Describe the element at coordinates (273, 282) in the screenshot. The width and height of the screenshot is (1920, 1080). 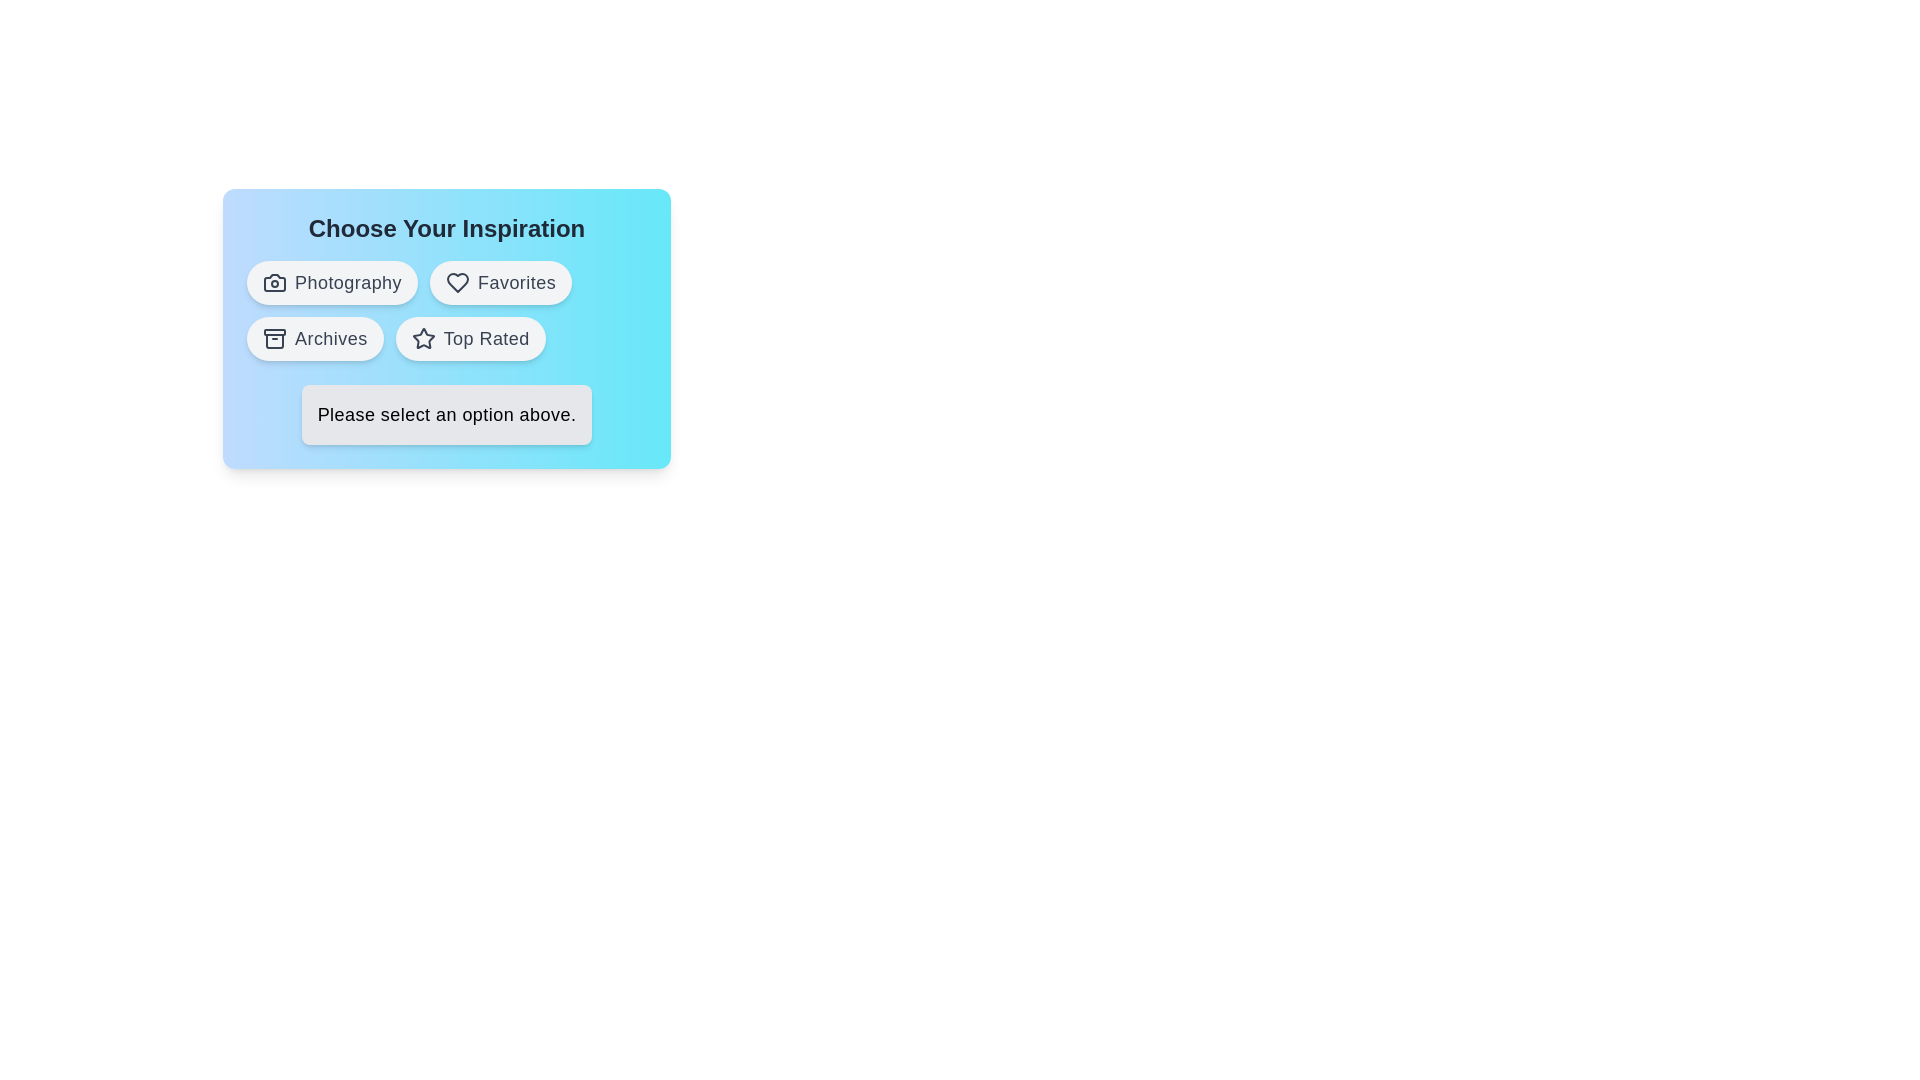
I see `the camera icon within the 'Photography' button, located in the top-left section of the grid` at that location.